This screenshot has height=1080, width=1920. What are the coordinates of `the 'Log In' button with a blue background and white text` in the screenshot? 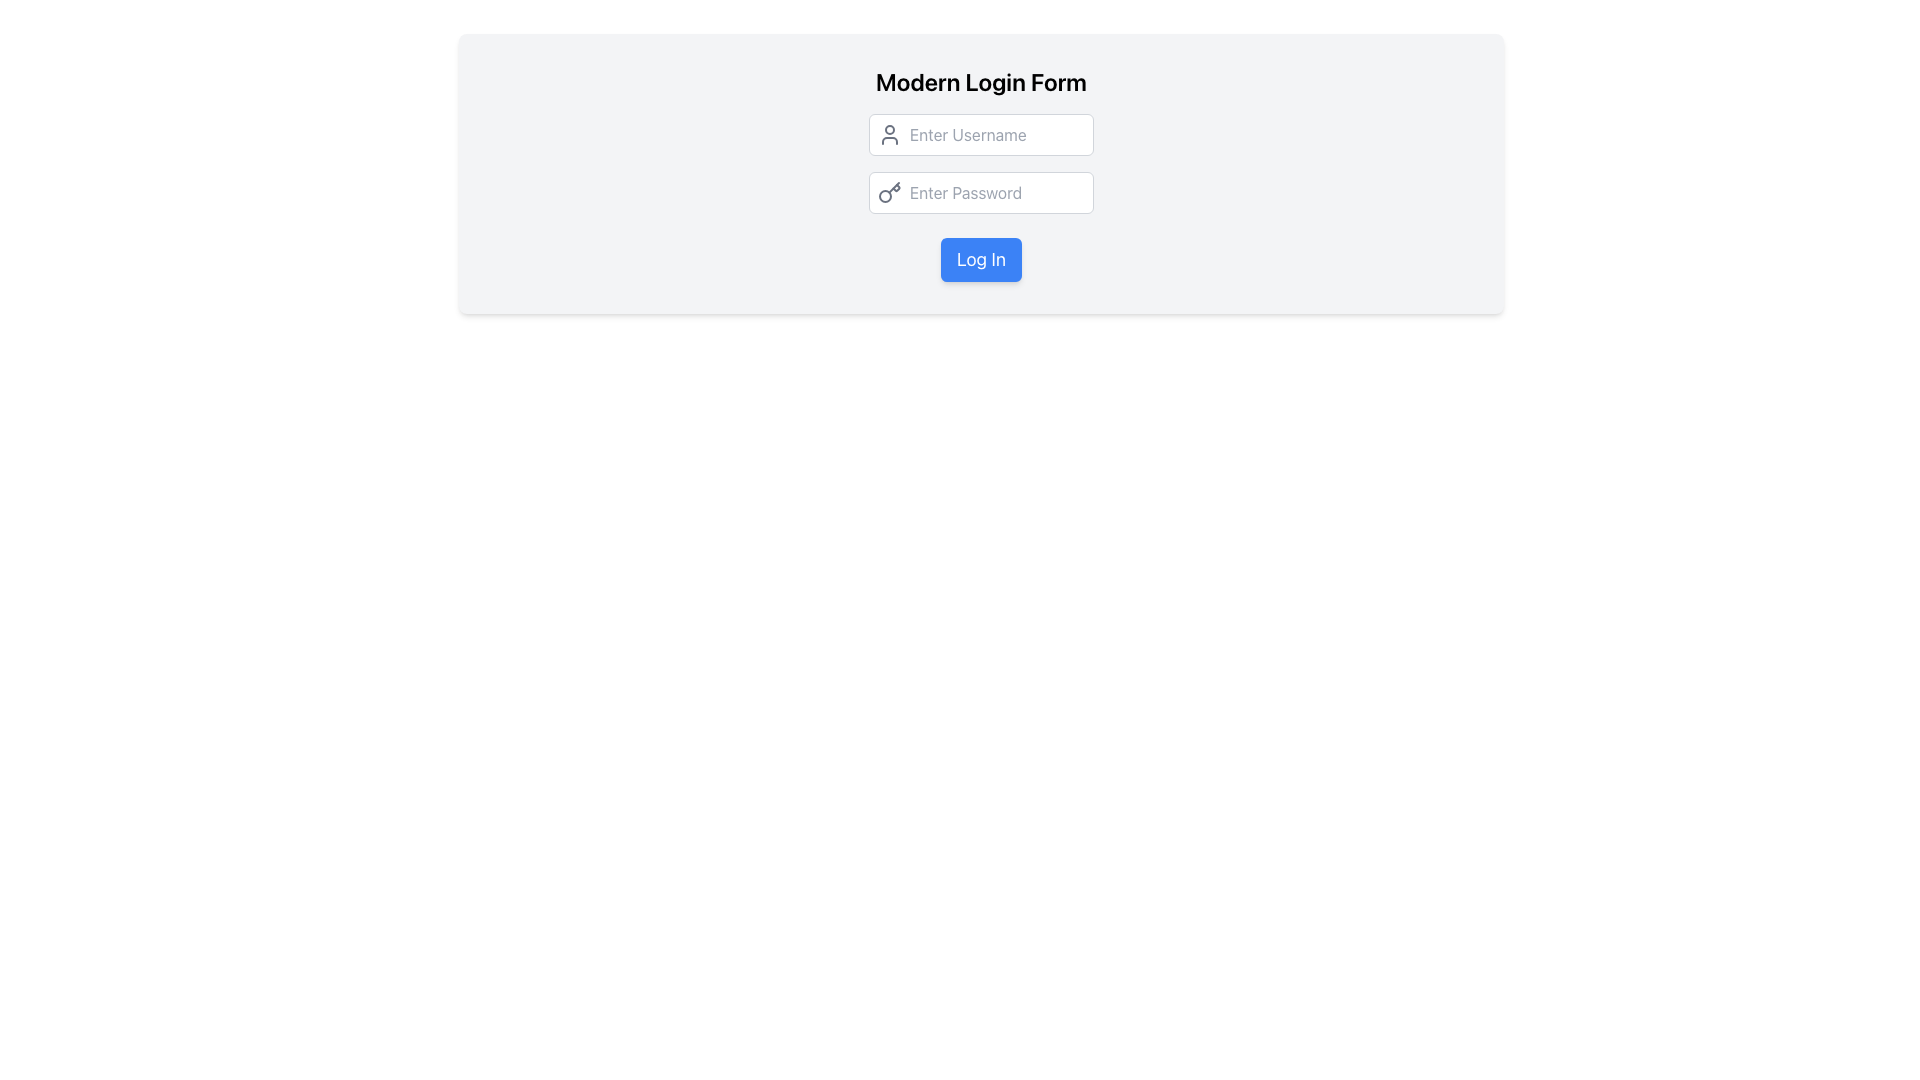 It's located at (981, 258).